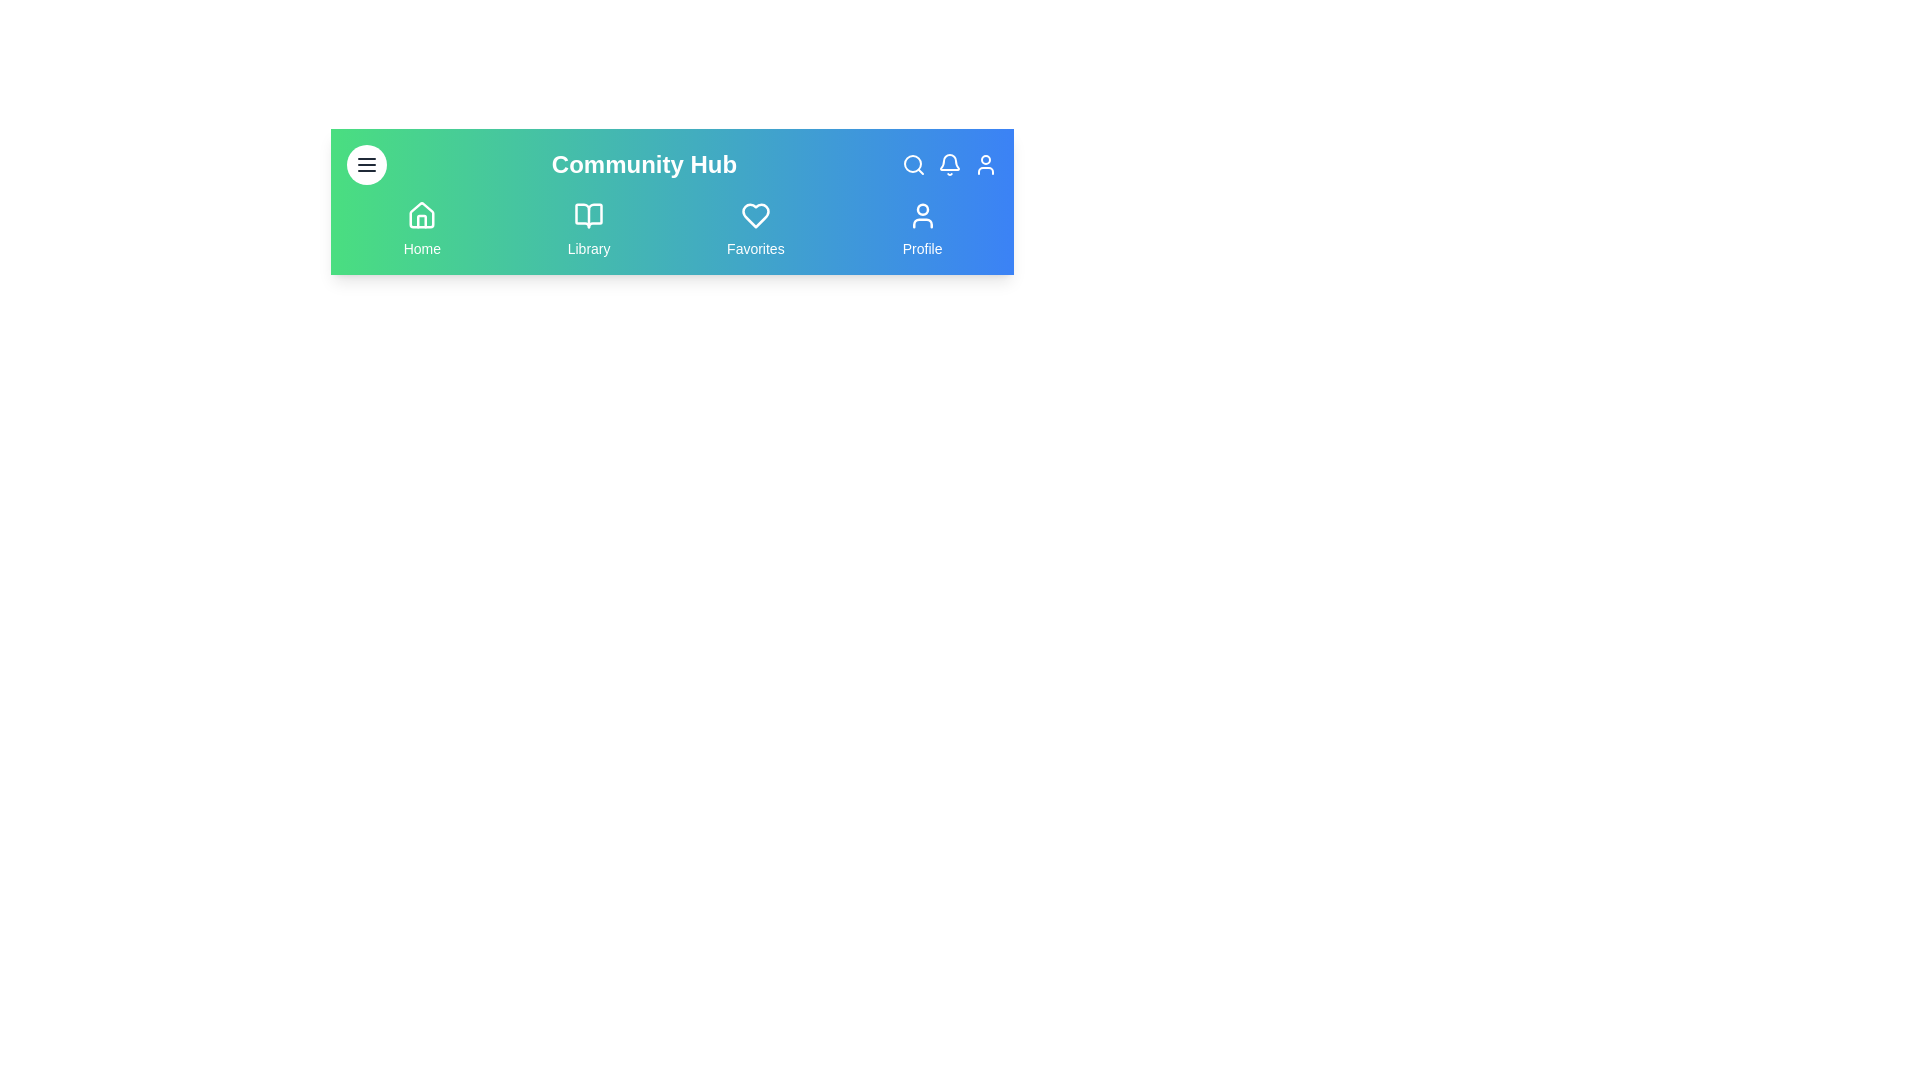  Describe the element at coordinates (366, 164) in the screenshot. I see `toggle button to toggle the navigation menu visibility` at that location.